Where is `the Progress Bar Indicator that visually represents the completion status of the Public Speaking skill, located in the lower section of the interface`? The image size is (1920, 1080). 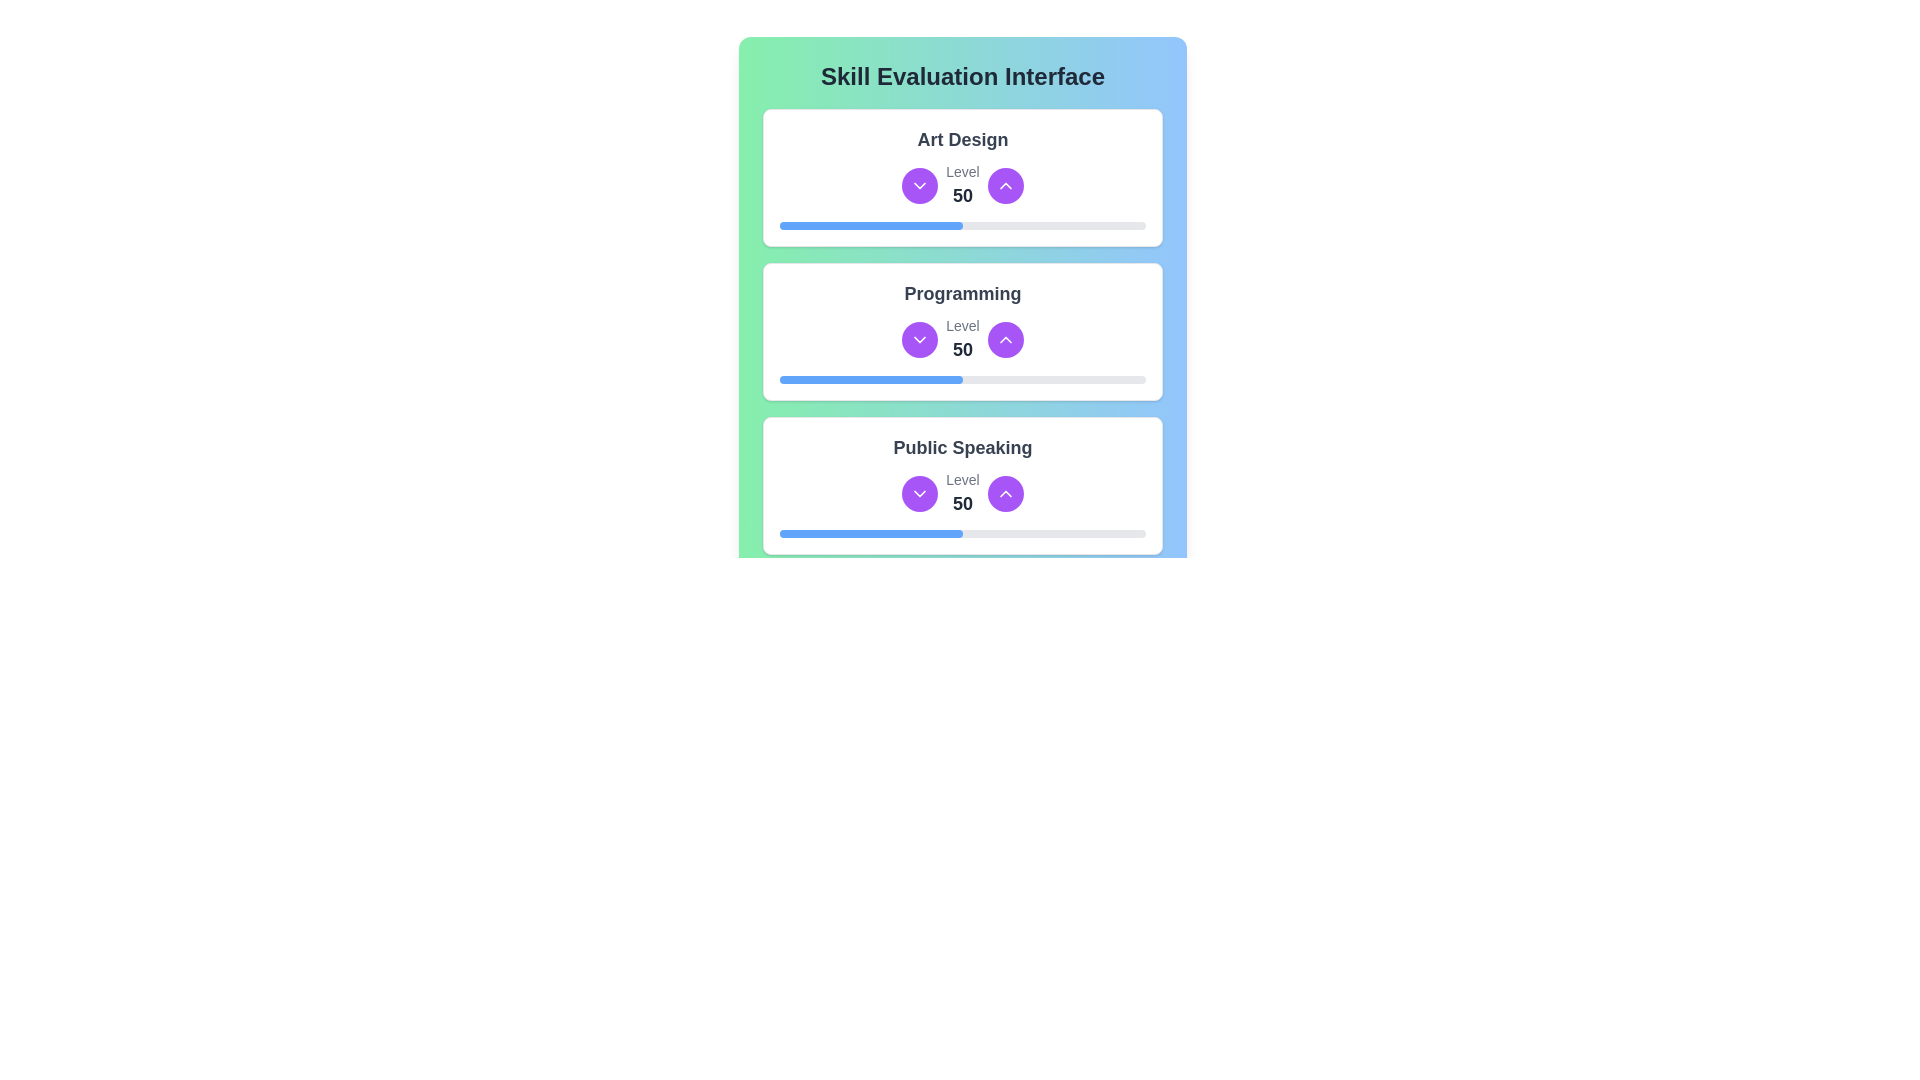
the Progress Bar Indicator that visually represents the completion status of the Public Speaking skill, located in the lower section of the interface is located at coordinates (871, 686).